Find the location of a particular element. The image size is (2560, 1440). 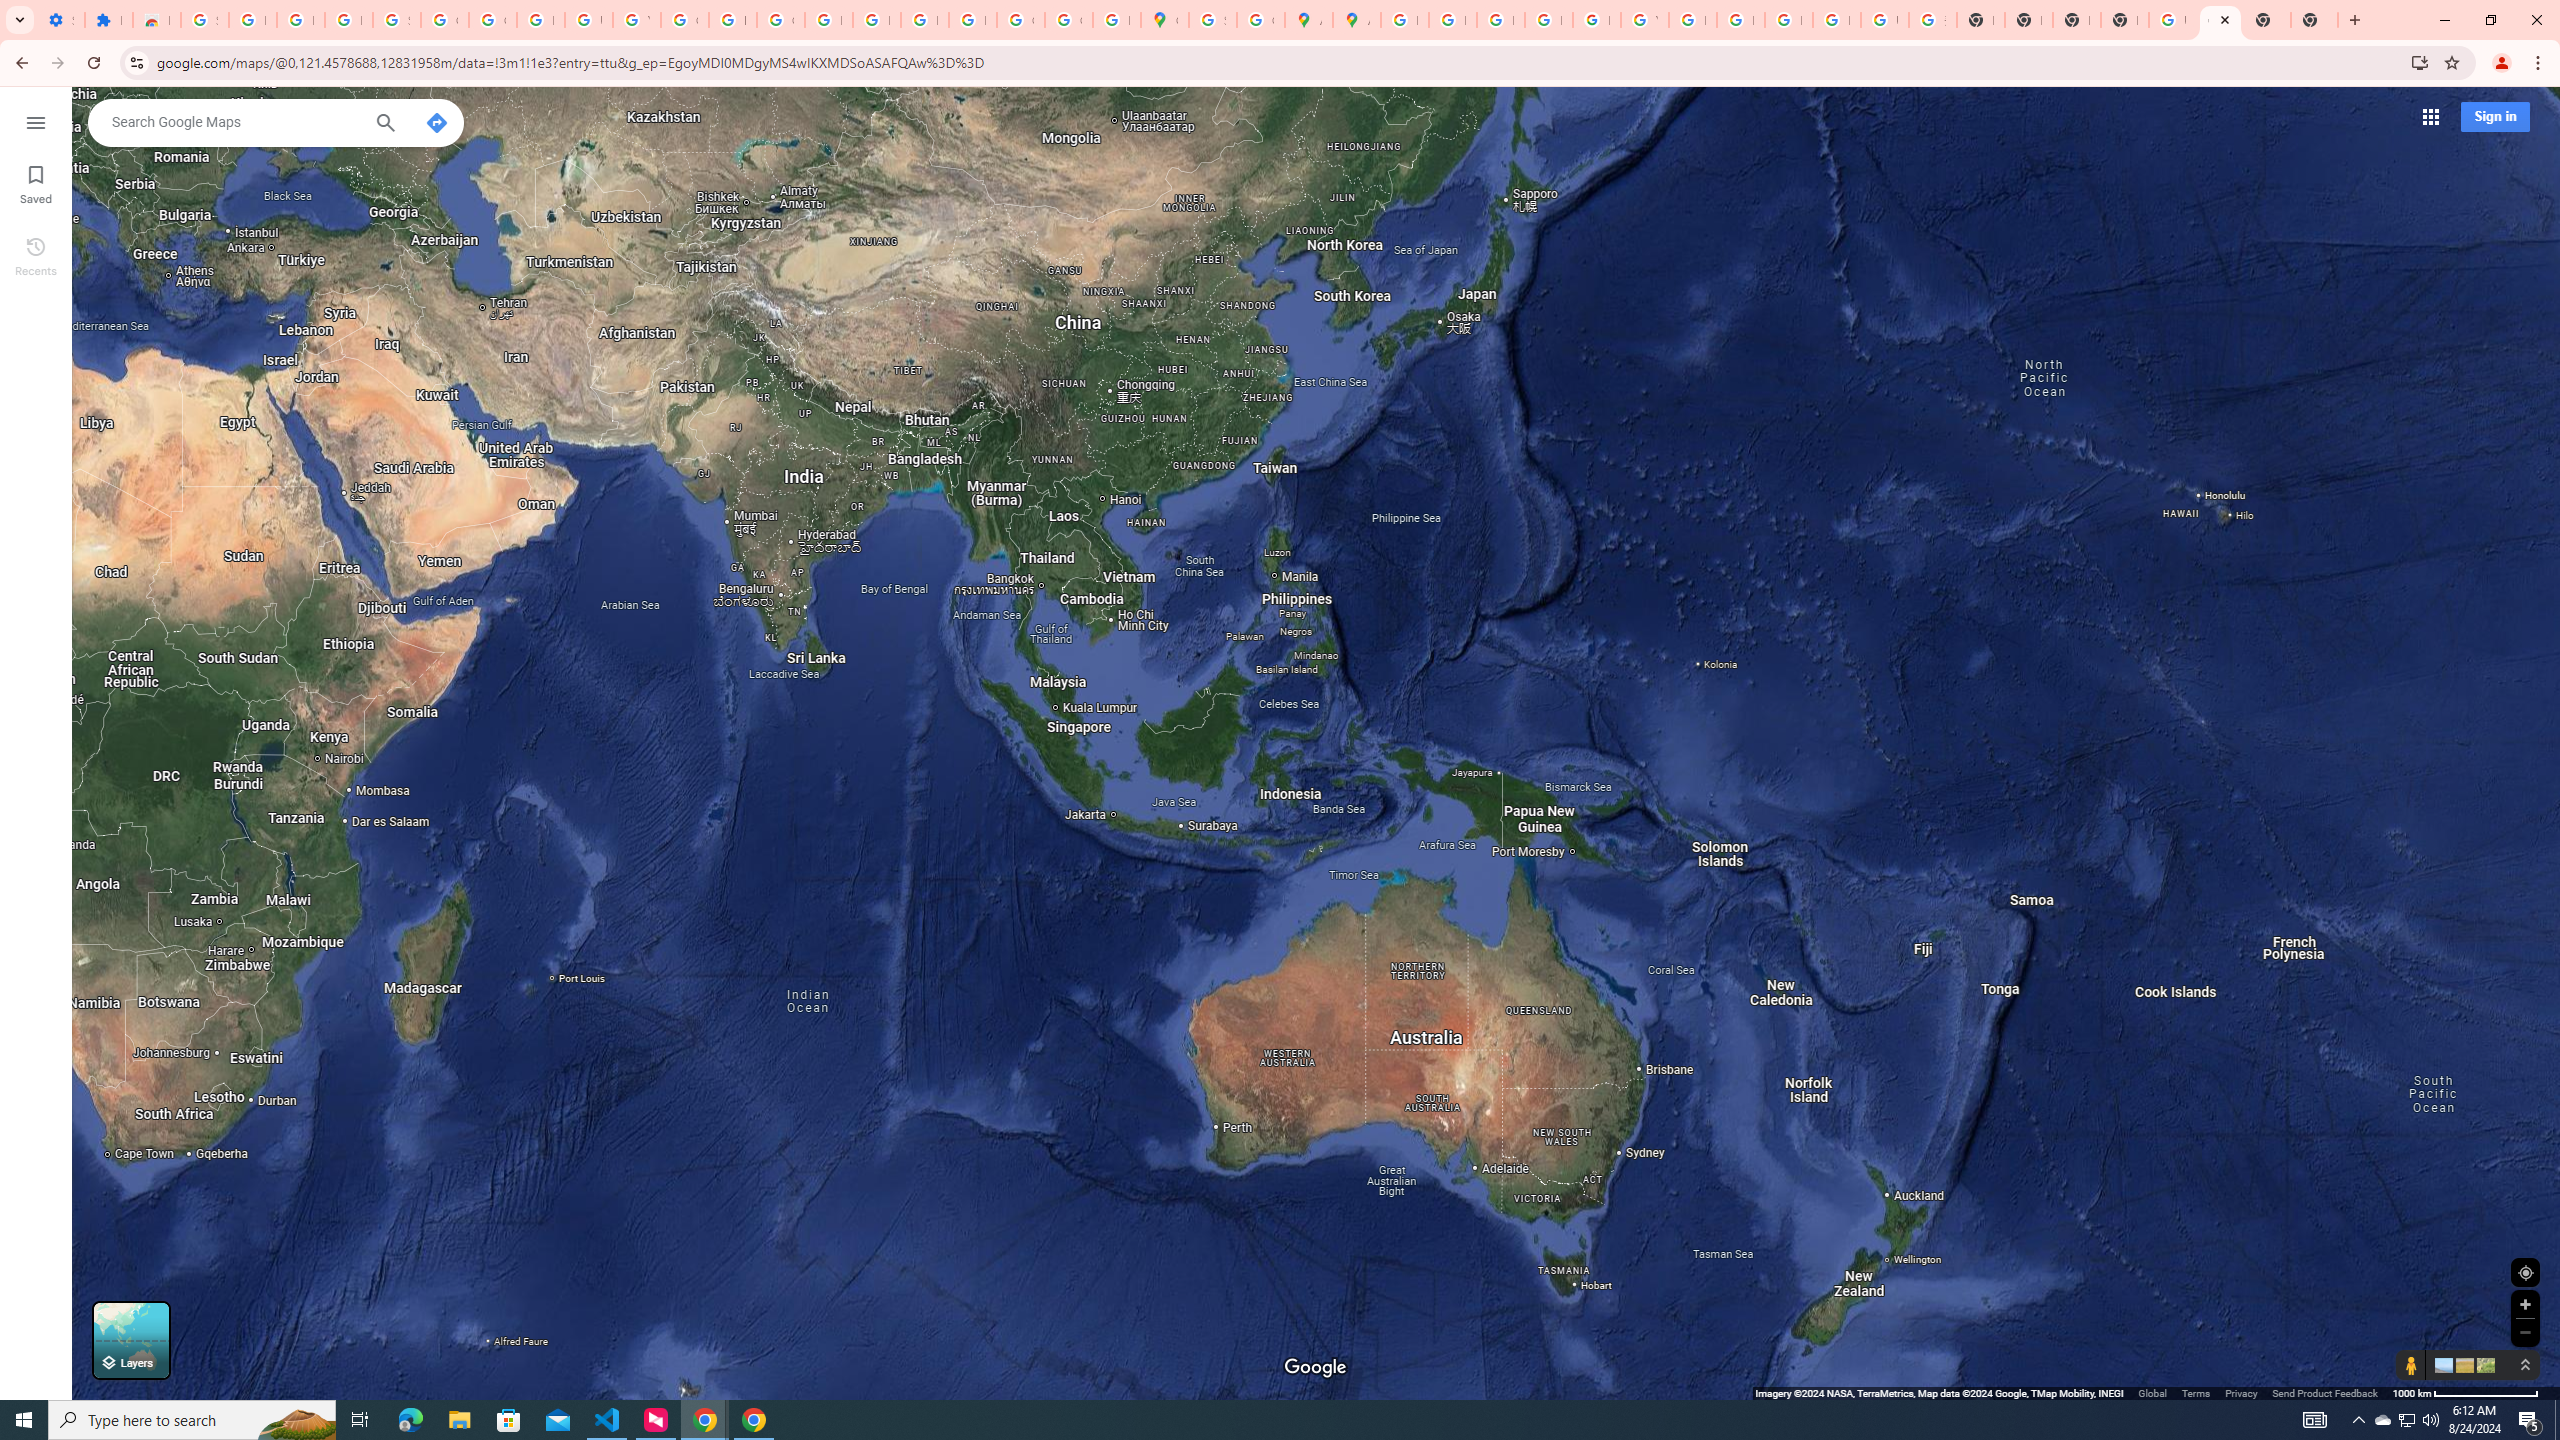

'Show Your Location' is located at coordinates (2524, 1271).